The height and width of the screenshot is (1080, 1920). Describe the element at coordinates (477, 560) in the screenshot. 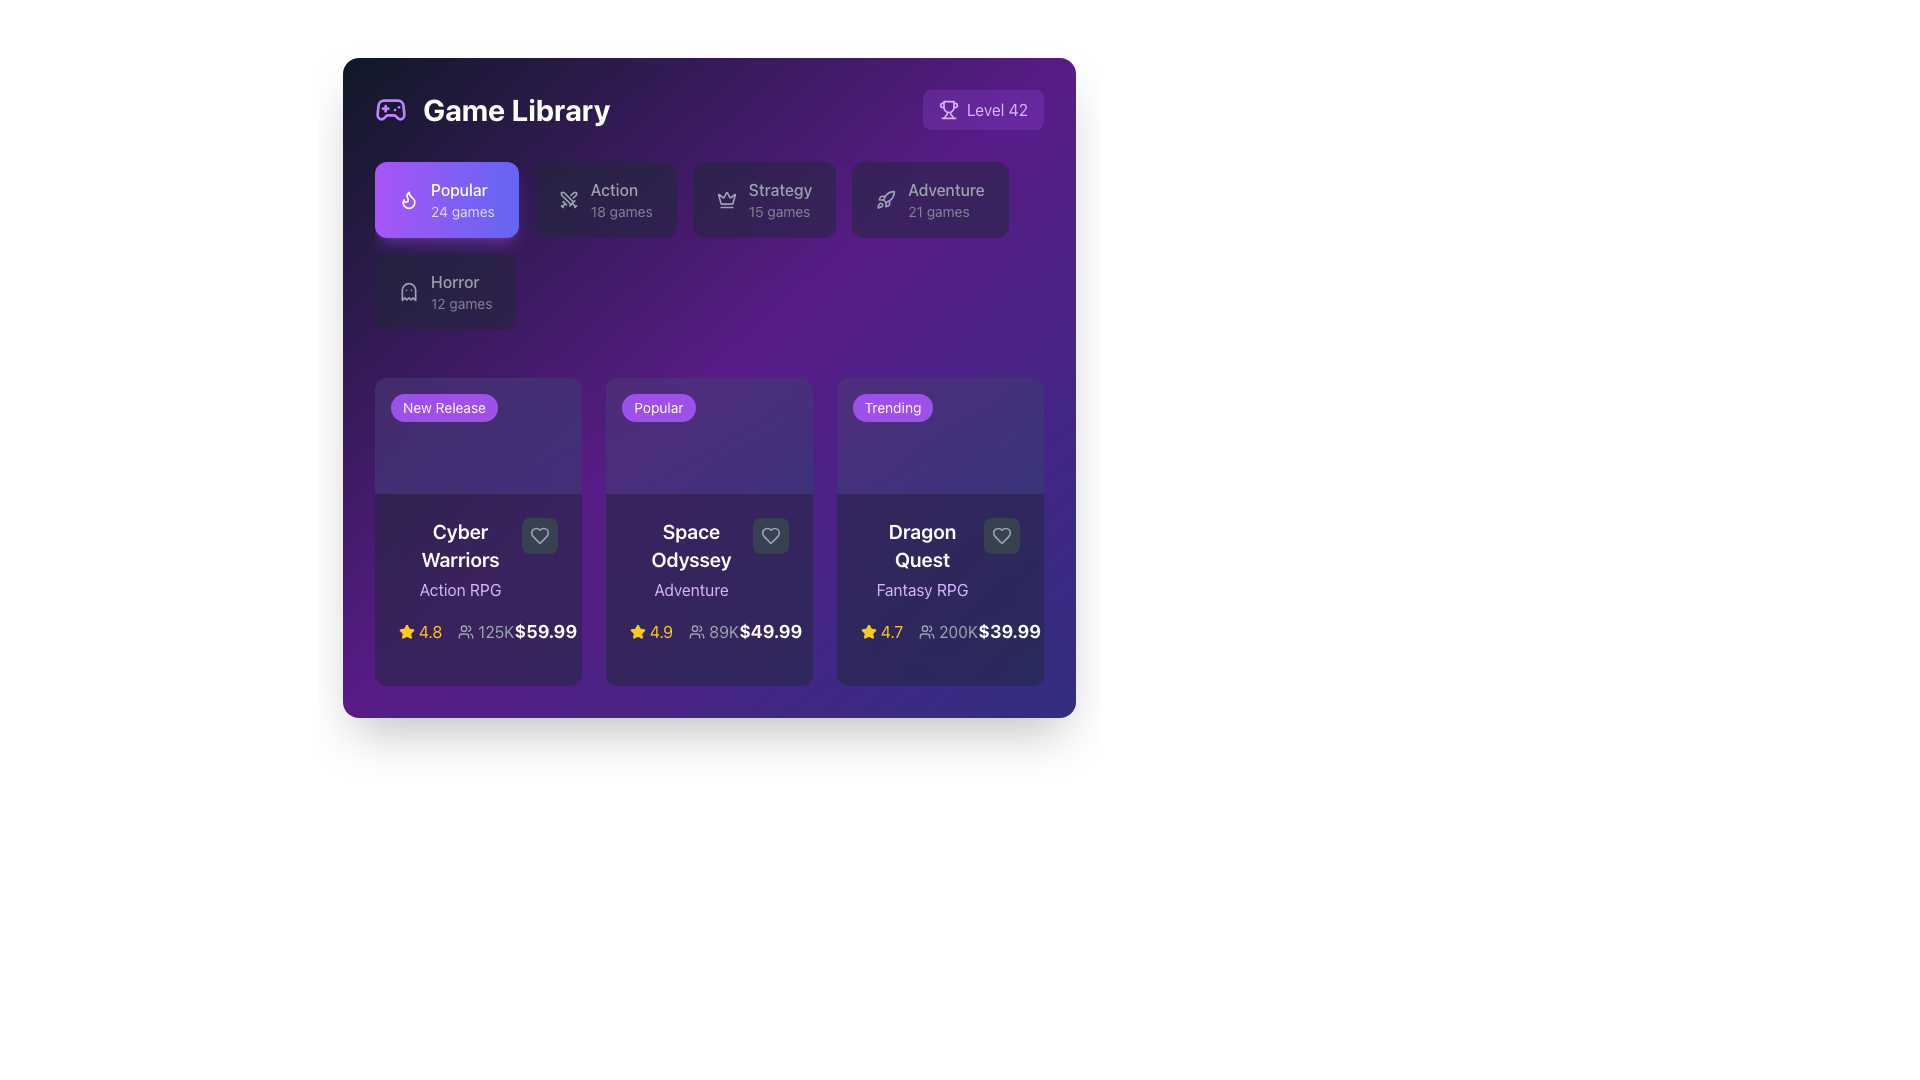

I see `text label that displays 'Cyber Warriors' in bold white font and 'Action RPG' in smaller purple font, located within the 'Popular' category card layout` at that location.